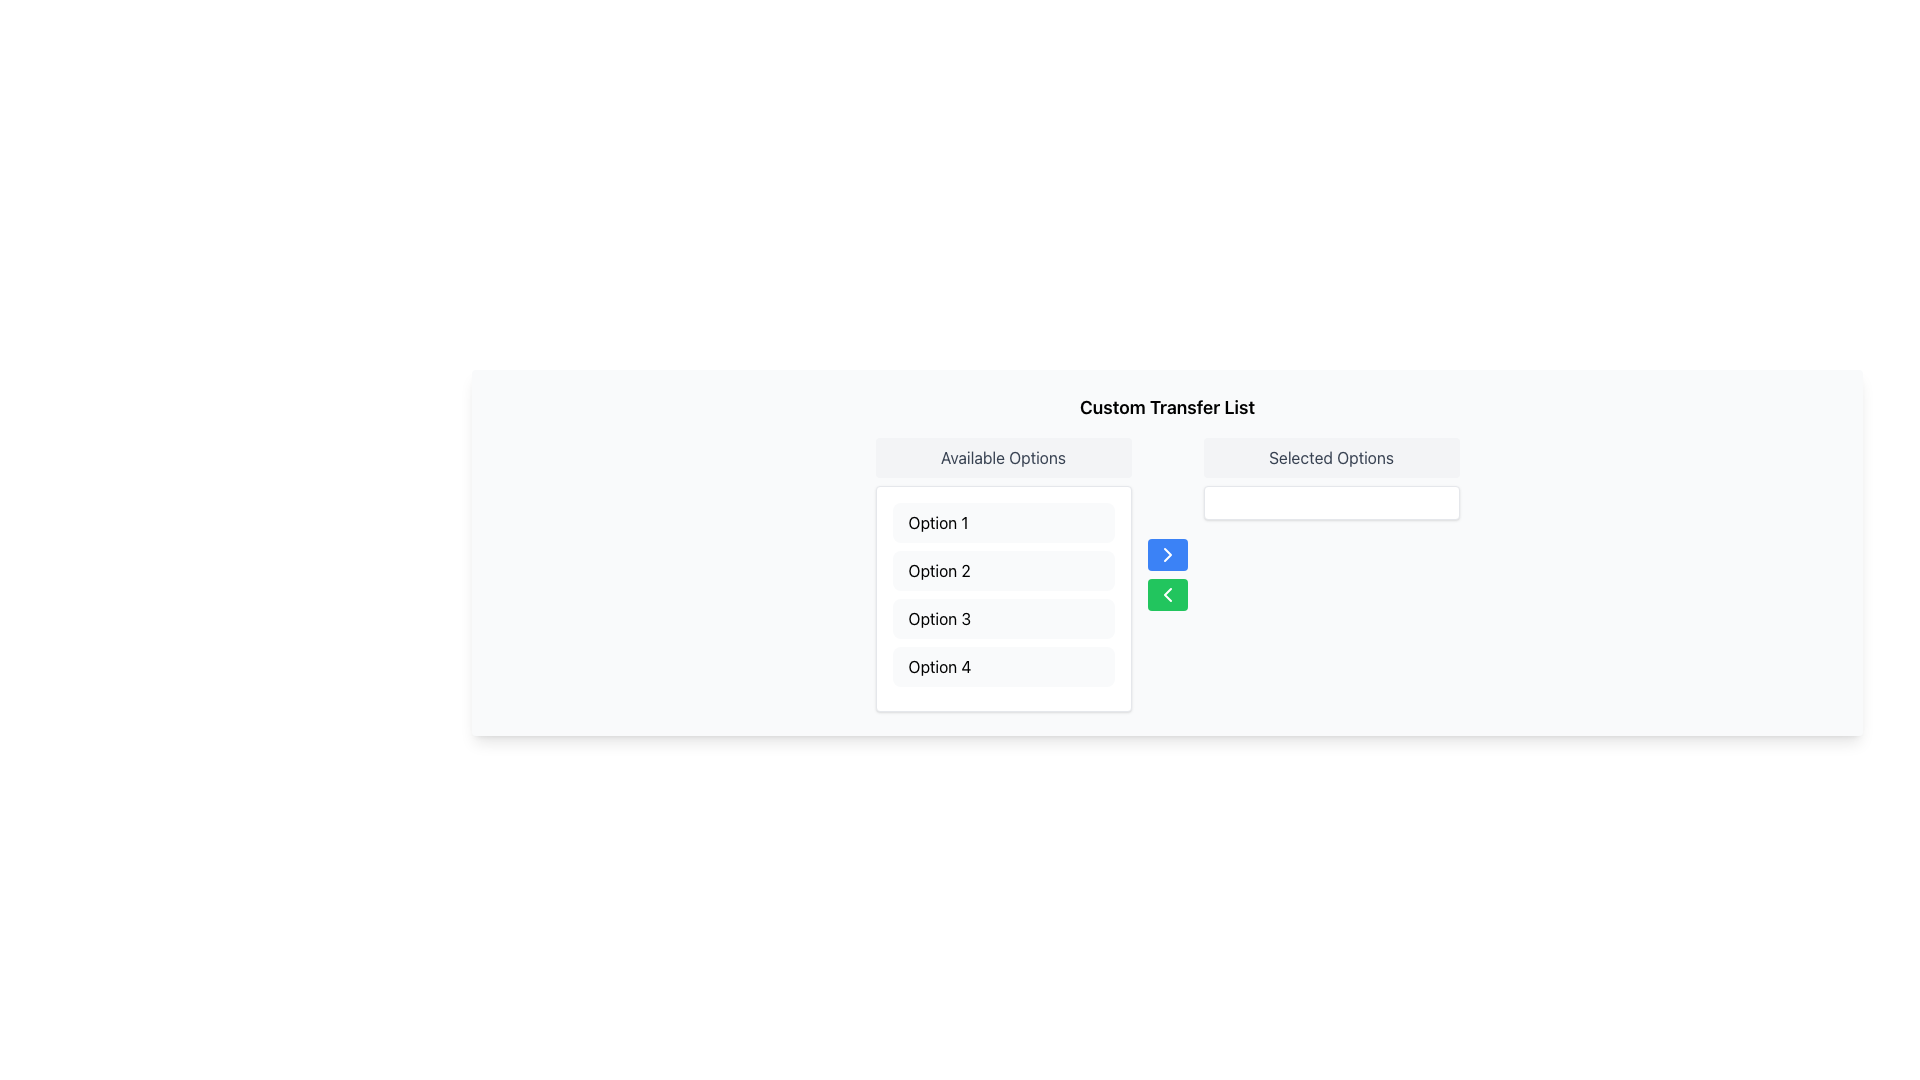 The width and height of the screenshot is (1920, 1080). Describe the element at coordinates (1003, 617) in the screenshot. I see `the list item labeled 'Option 3' with a light gray background` at that location.